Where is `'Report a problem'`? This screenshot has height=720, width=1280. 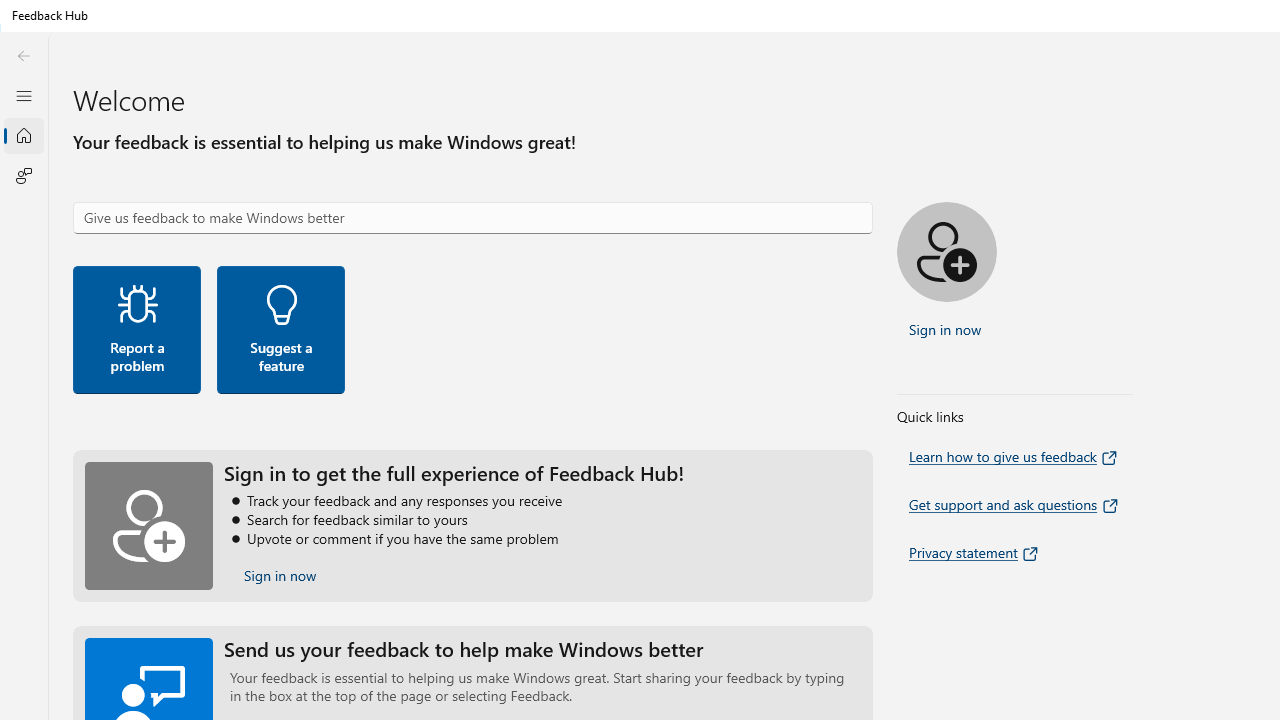
'Report a problem' is located at coordinates (135, 328).